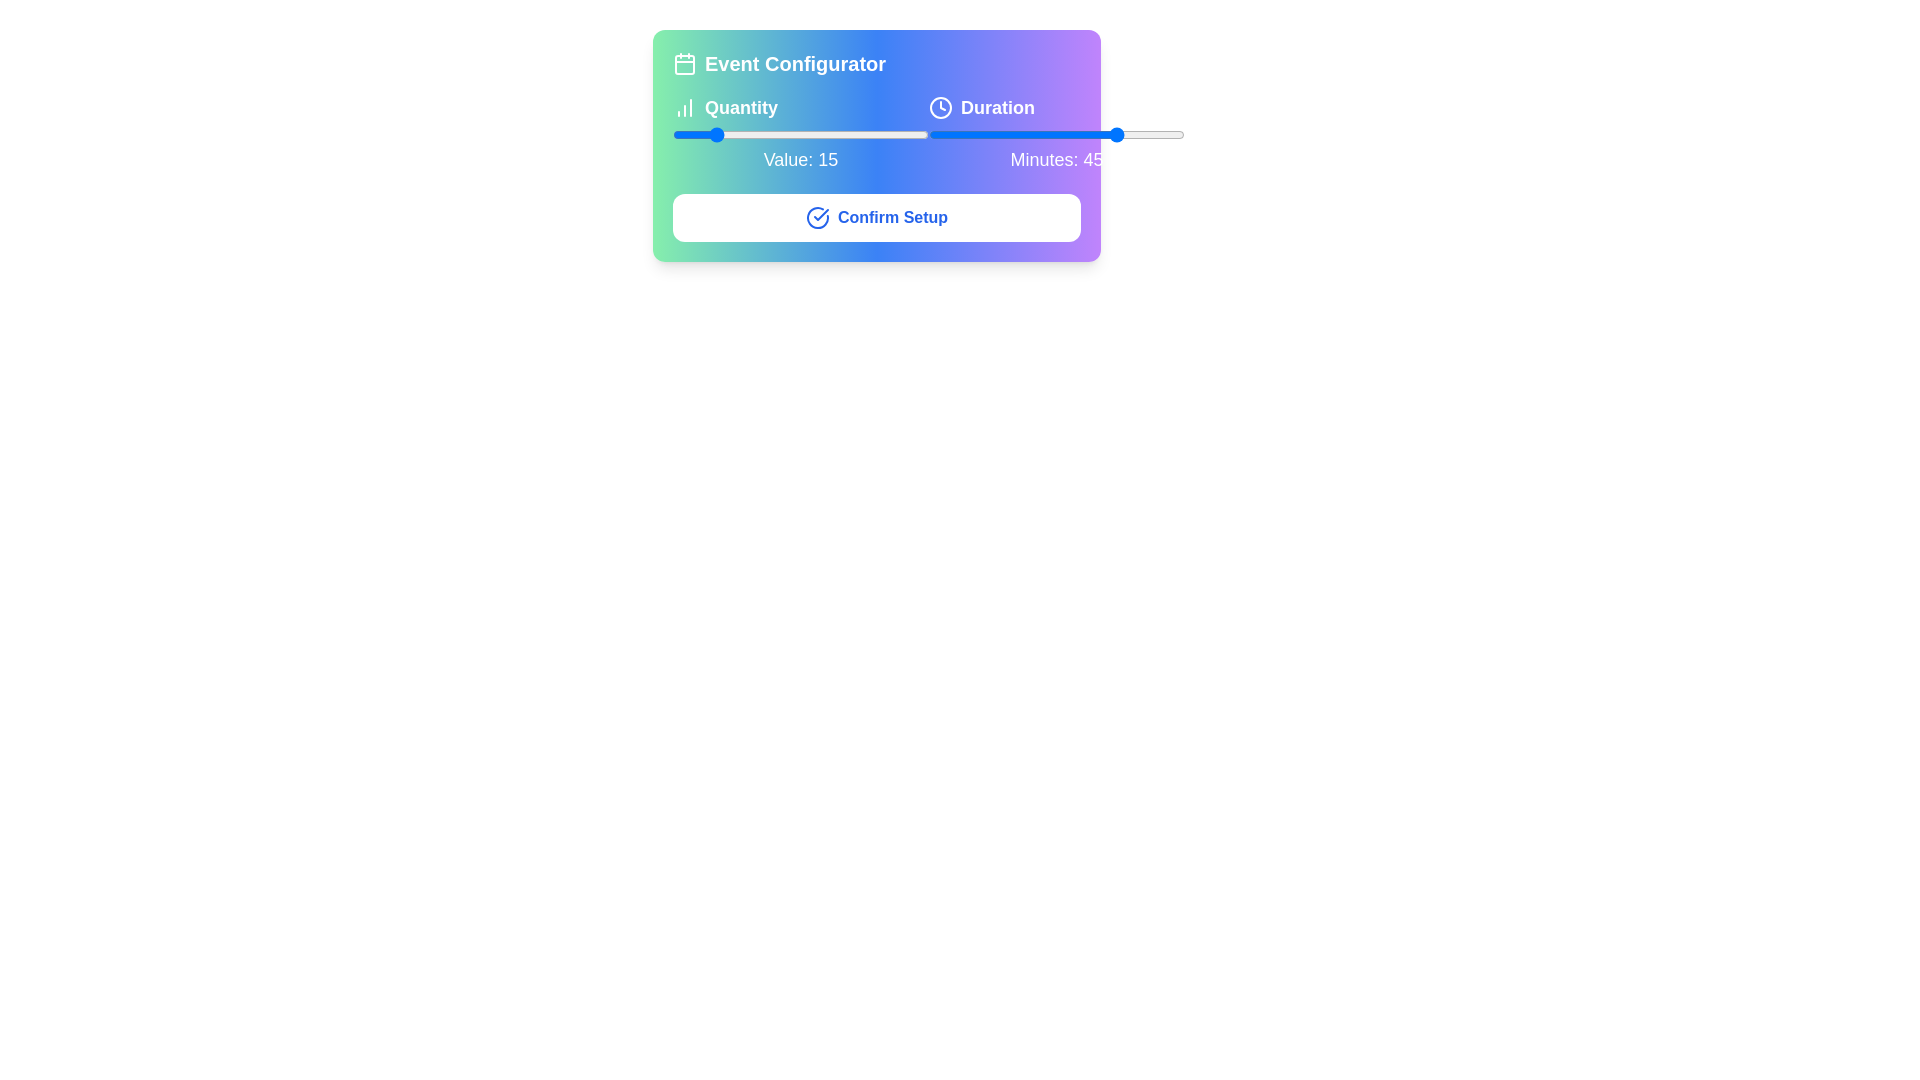  What do you see at coordinates (993, 135) in the screenshot?
I see `duration` at bounding box center [993, 135].